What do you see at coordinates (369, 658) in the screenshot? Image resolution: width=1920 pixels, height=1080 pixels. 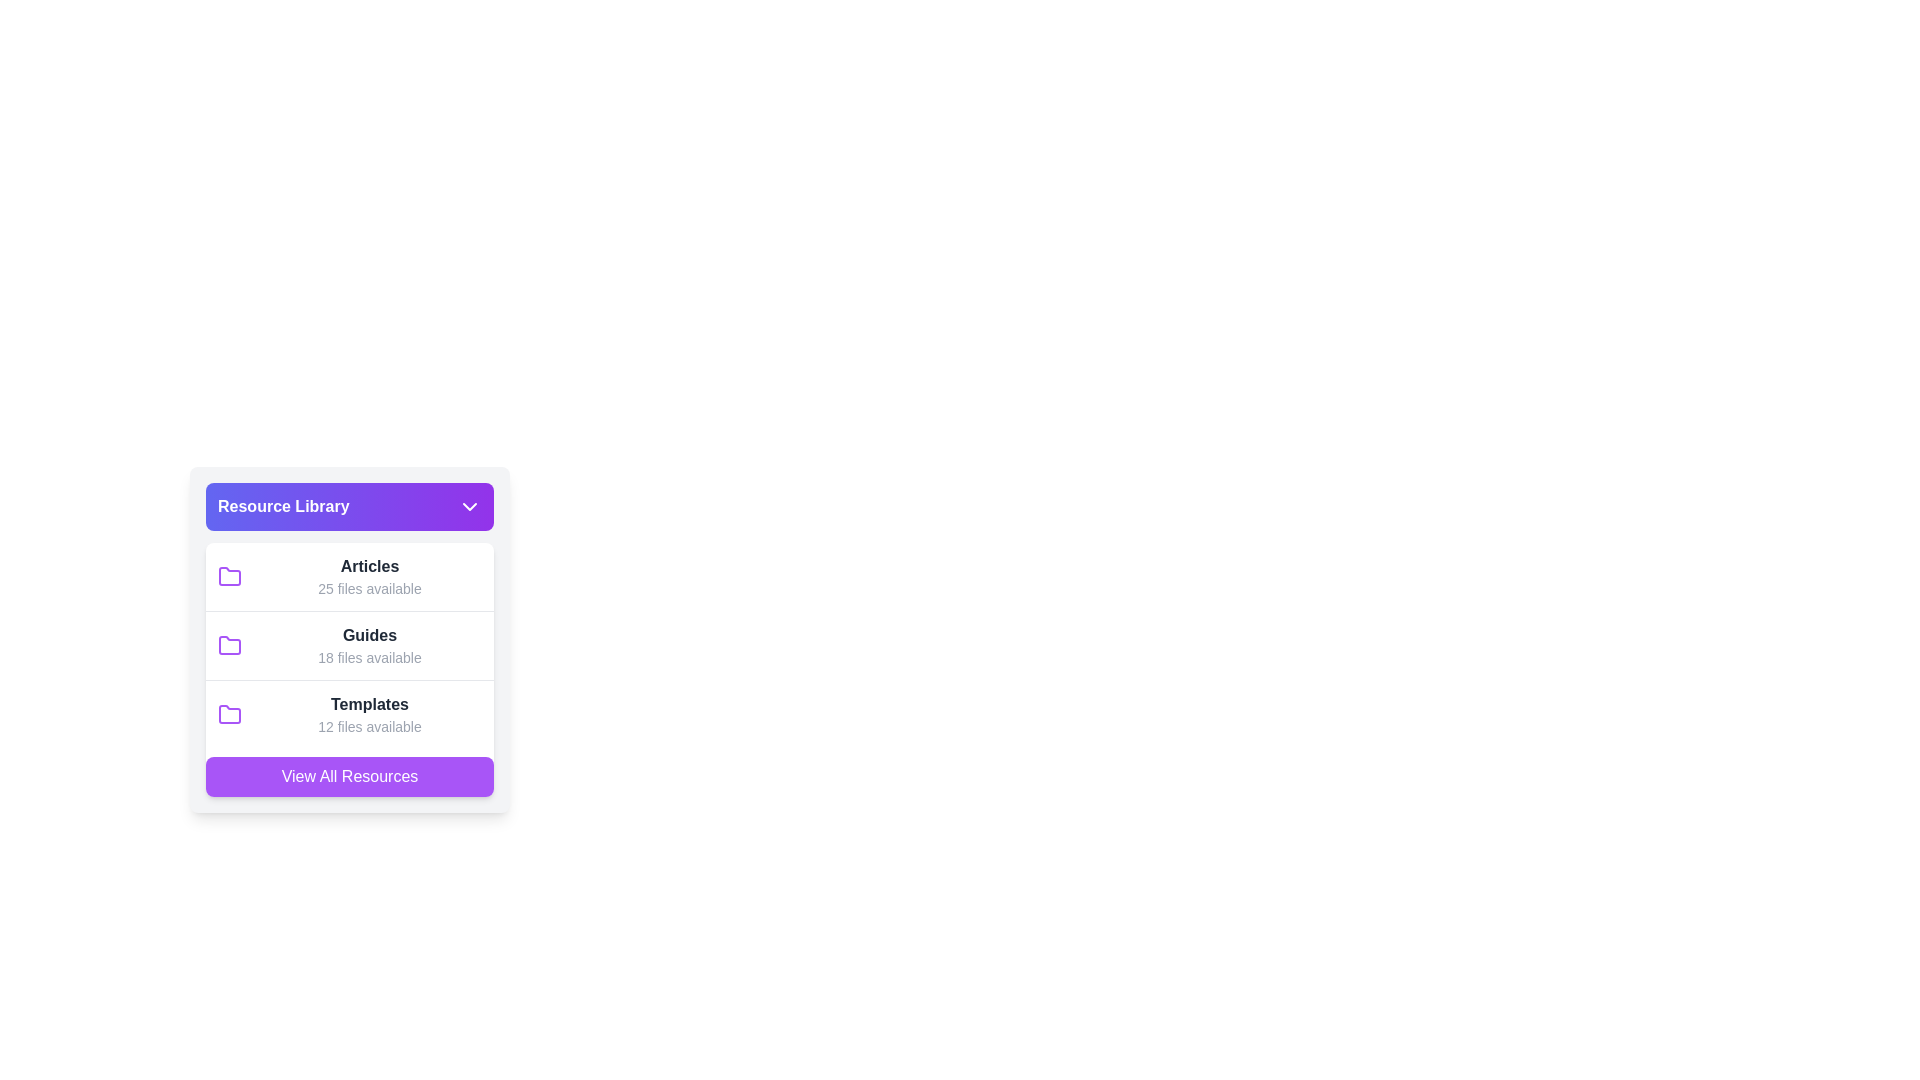 I see `the static informational text displaying '18 files available', which is styled in light gray and positioned below the 'Guides' label in the 'Resource Library' dropdown` at bounding box center [369, 658].